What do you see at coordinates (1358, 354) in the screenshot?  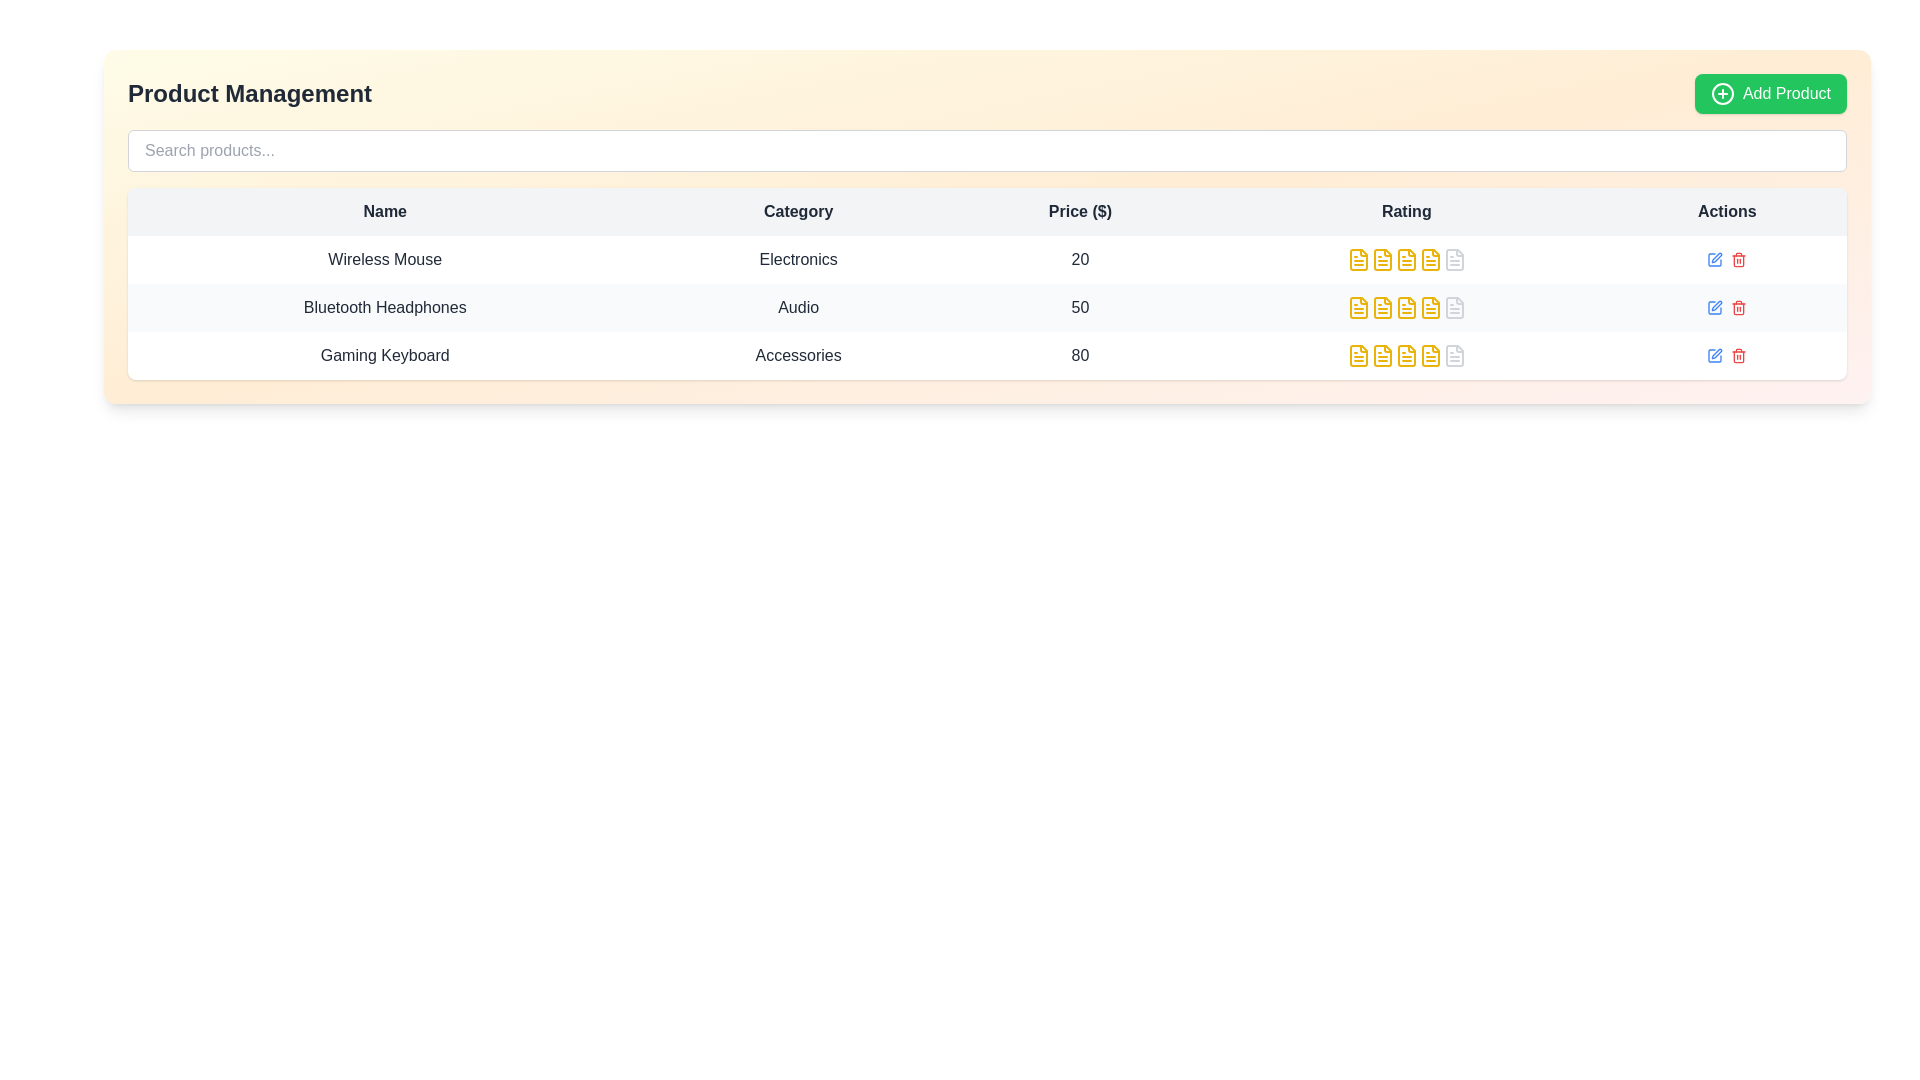 I see `the first rectangular icon with a yellow outline in the last row of the rating system to set the rating` at bounding box center [1358, 354].